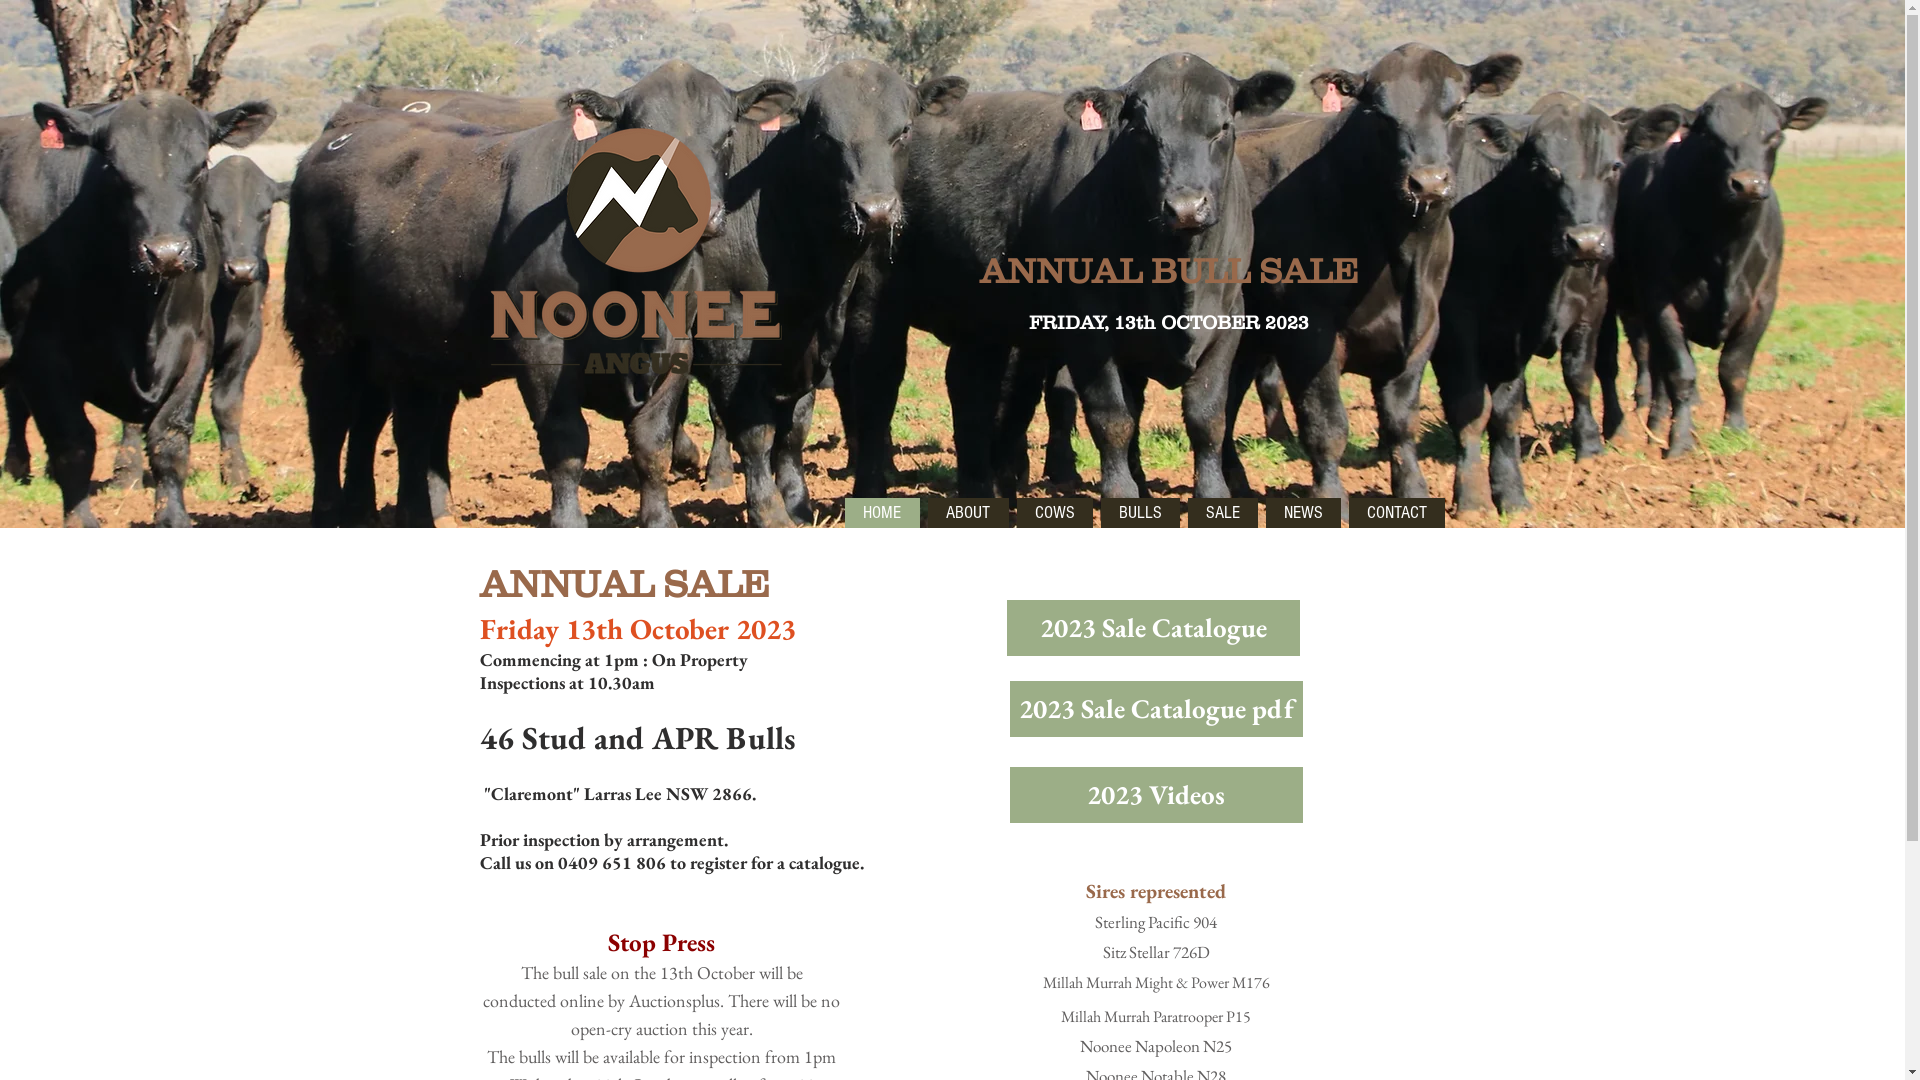 Image resolution: width=1920 pixels, height=1080 pixels. Describe the element at coordinates (1152, 627) in the screenshot. I see `'2023 Sale Catalogue'` at that location.